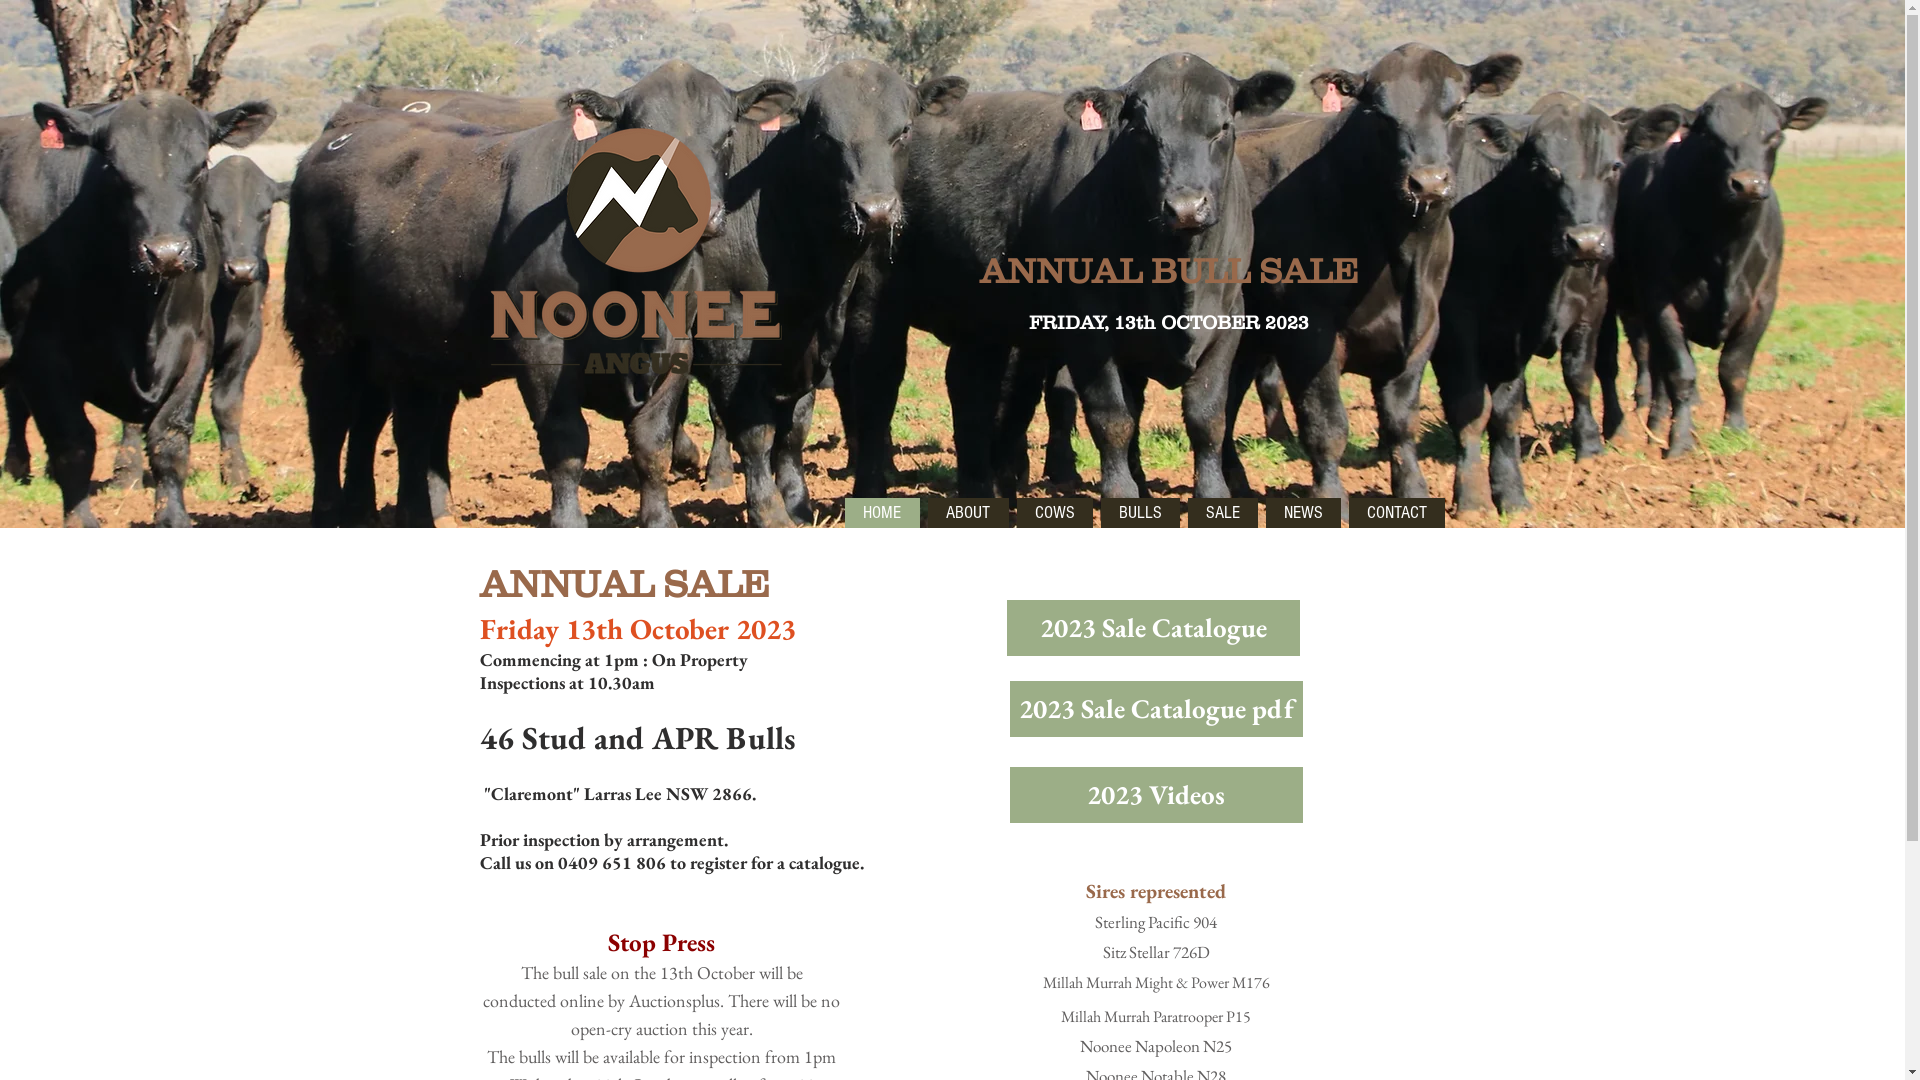 Image resolution: width=1920 pixels, height=1080 pixels. Describe the element at coordinates (1152, 627) in the screenshot. I see `'2023 Sale Catalogue'` at that location.